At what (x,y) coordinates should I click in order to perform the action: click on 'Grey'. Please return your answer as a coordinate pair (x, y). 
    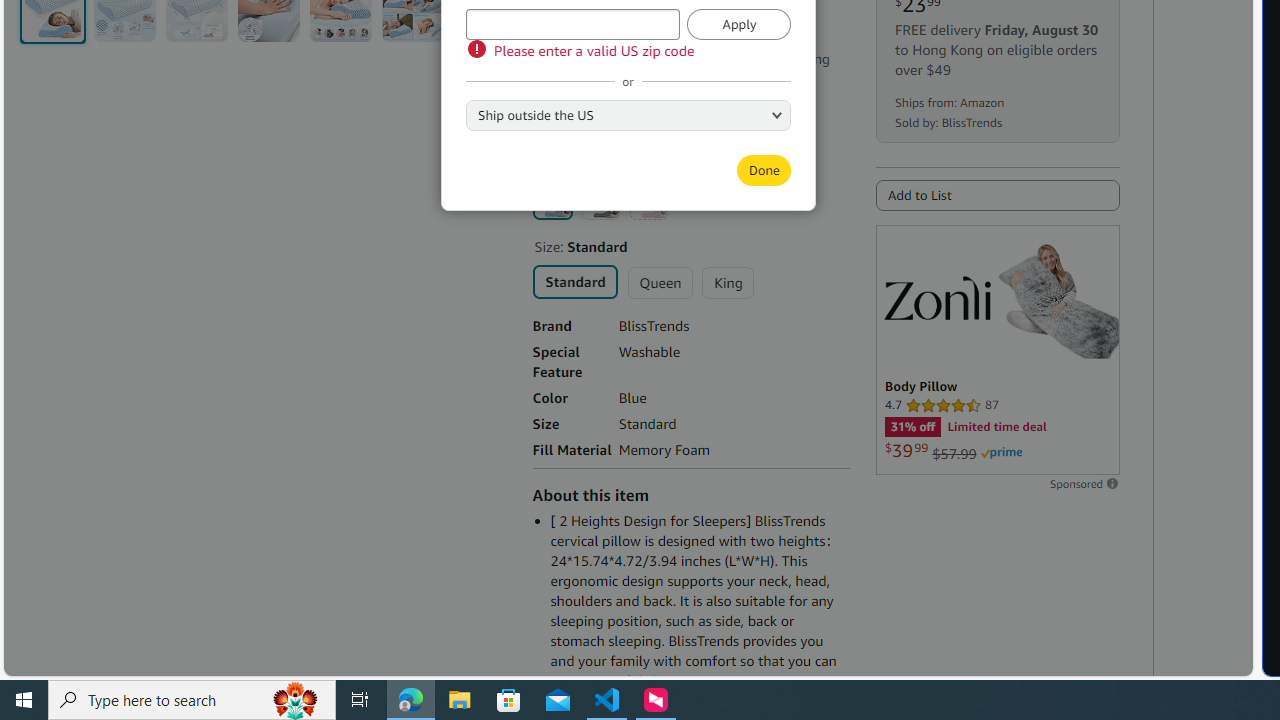
    Looking at the image, I should click on (599, 200).